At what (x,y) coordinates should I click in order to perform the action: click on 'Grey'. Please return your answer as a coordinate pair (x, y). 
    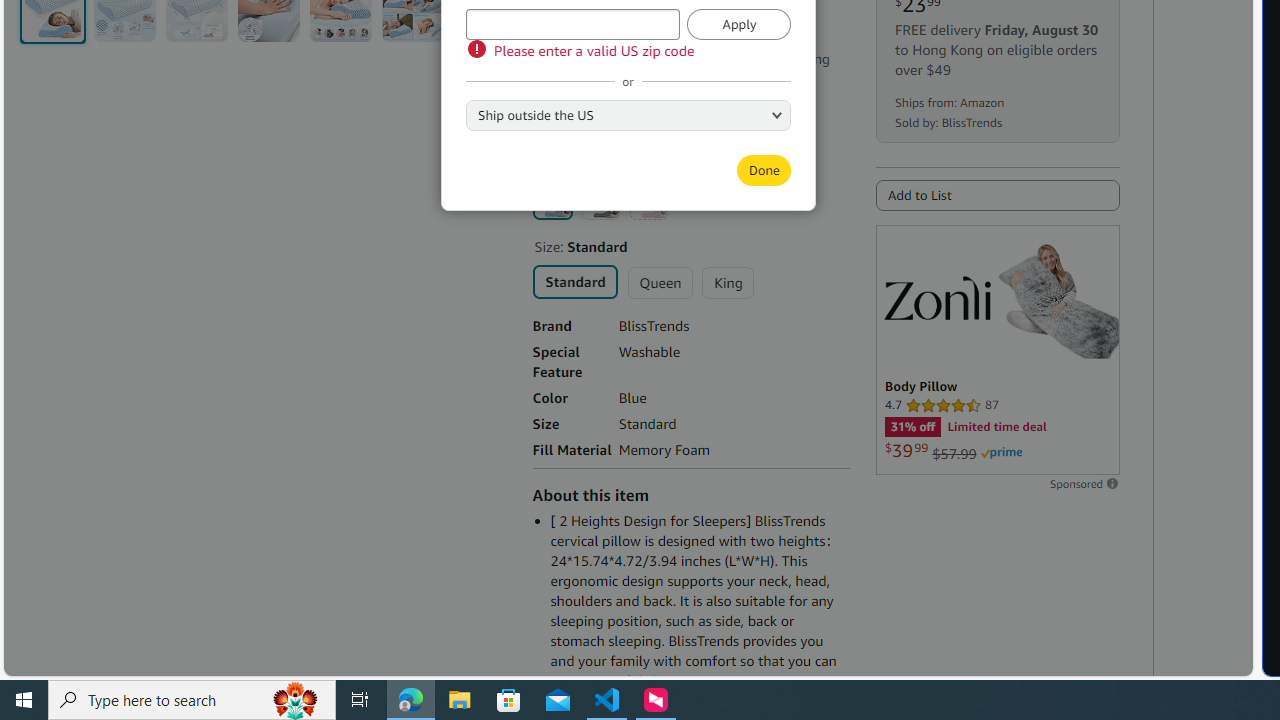
    Looking at the image, I should click on (599, 200).